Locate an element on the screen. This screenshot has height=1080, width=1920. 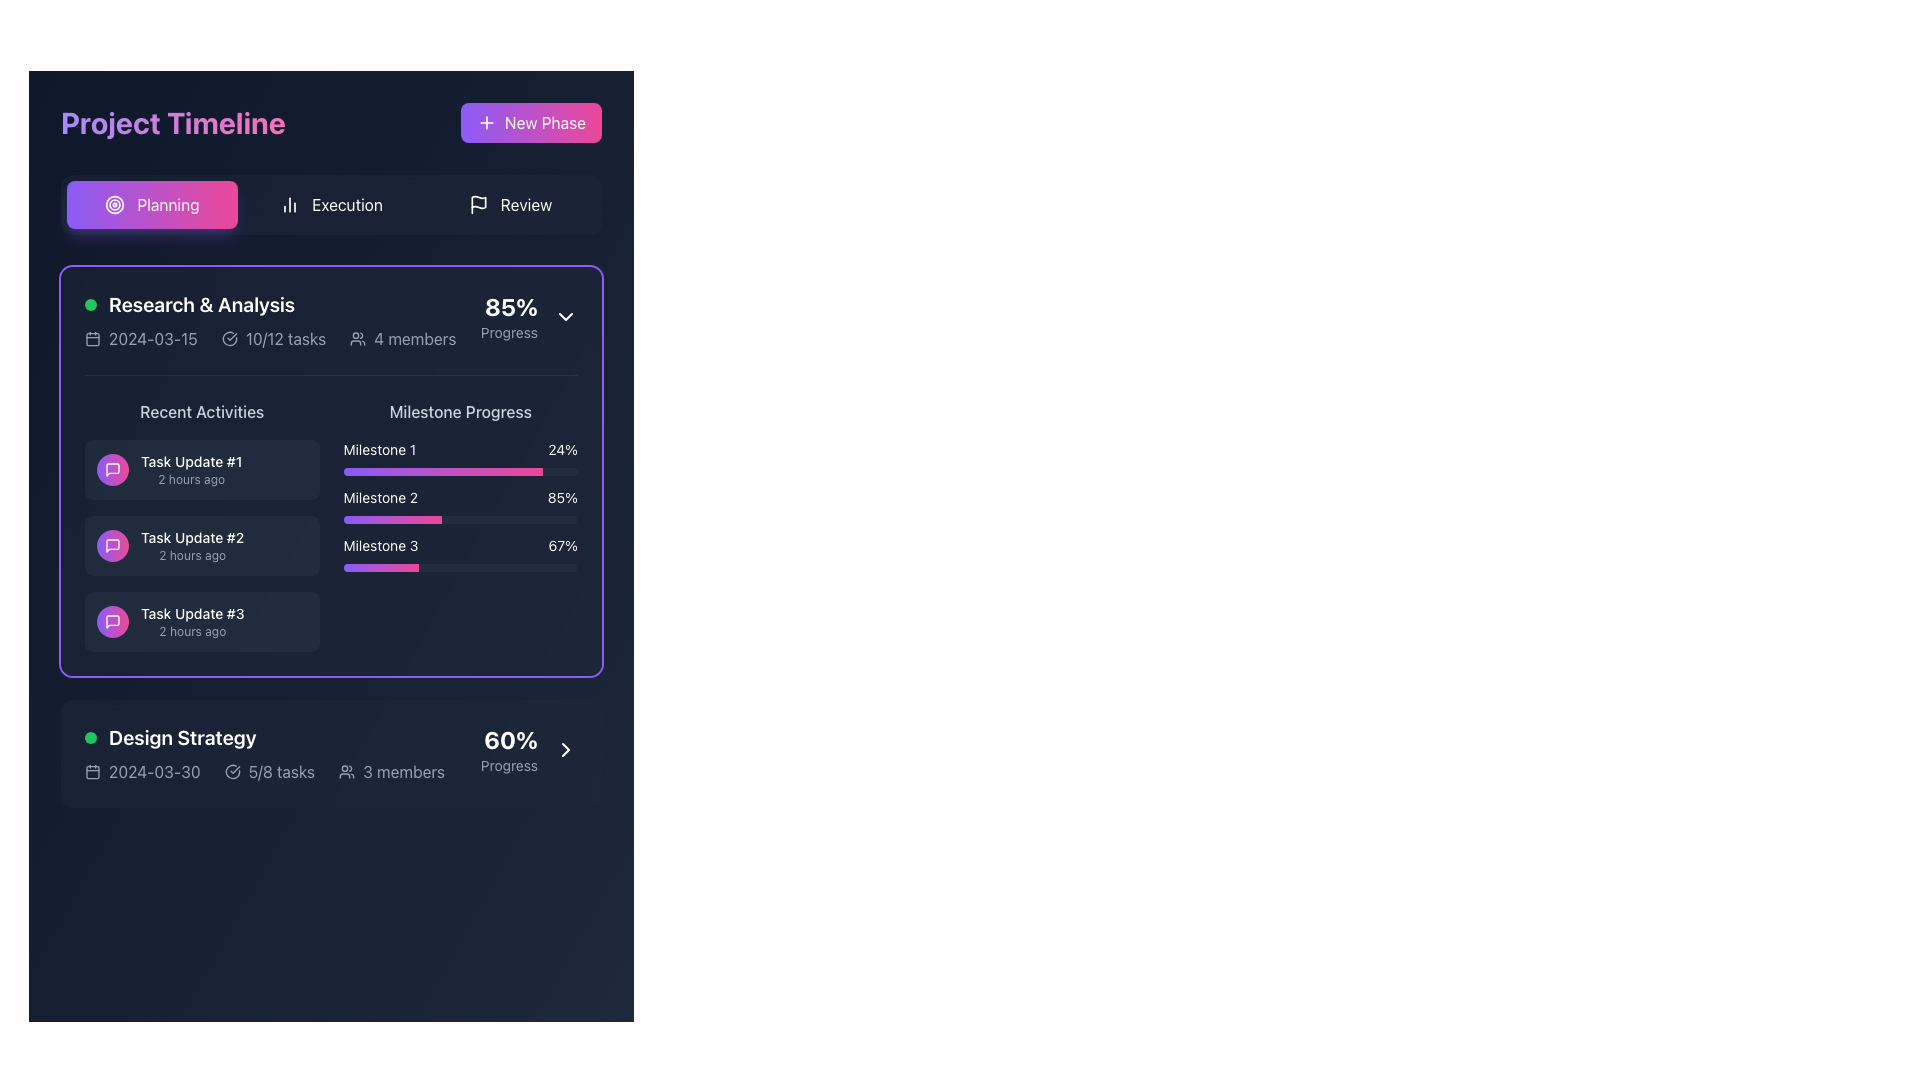
the progress indicator percentage located in the bottom-right corner of the 'Design Strategy' section is located at coordinates (529, 749).